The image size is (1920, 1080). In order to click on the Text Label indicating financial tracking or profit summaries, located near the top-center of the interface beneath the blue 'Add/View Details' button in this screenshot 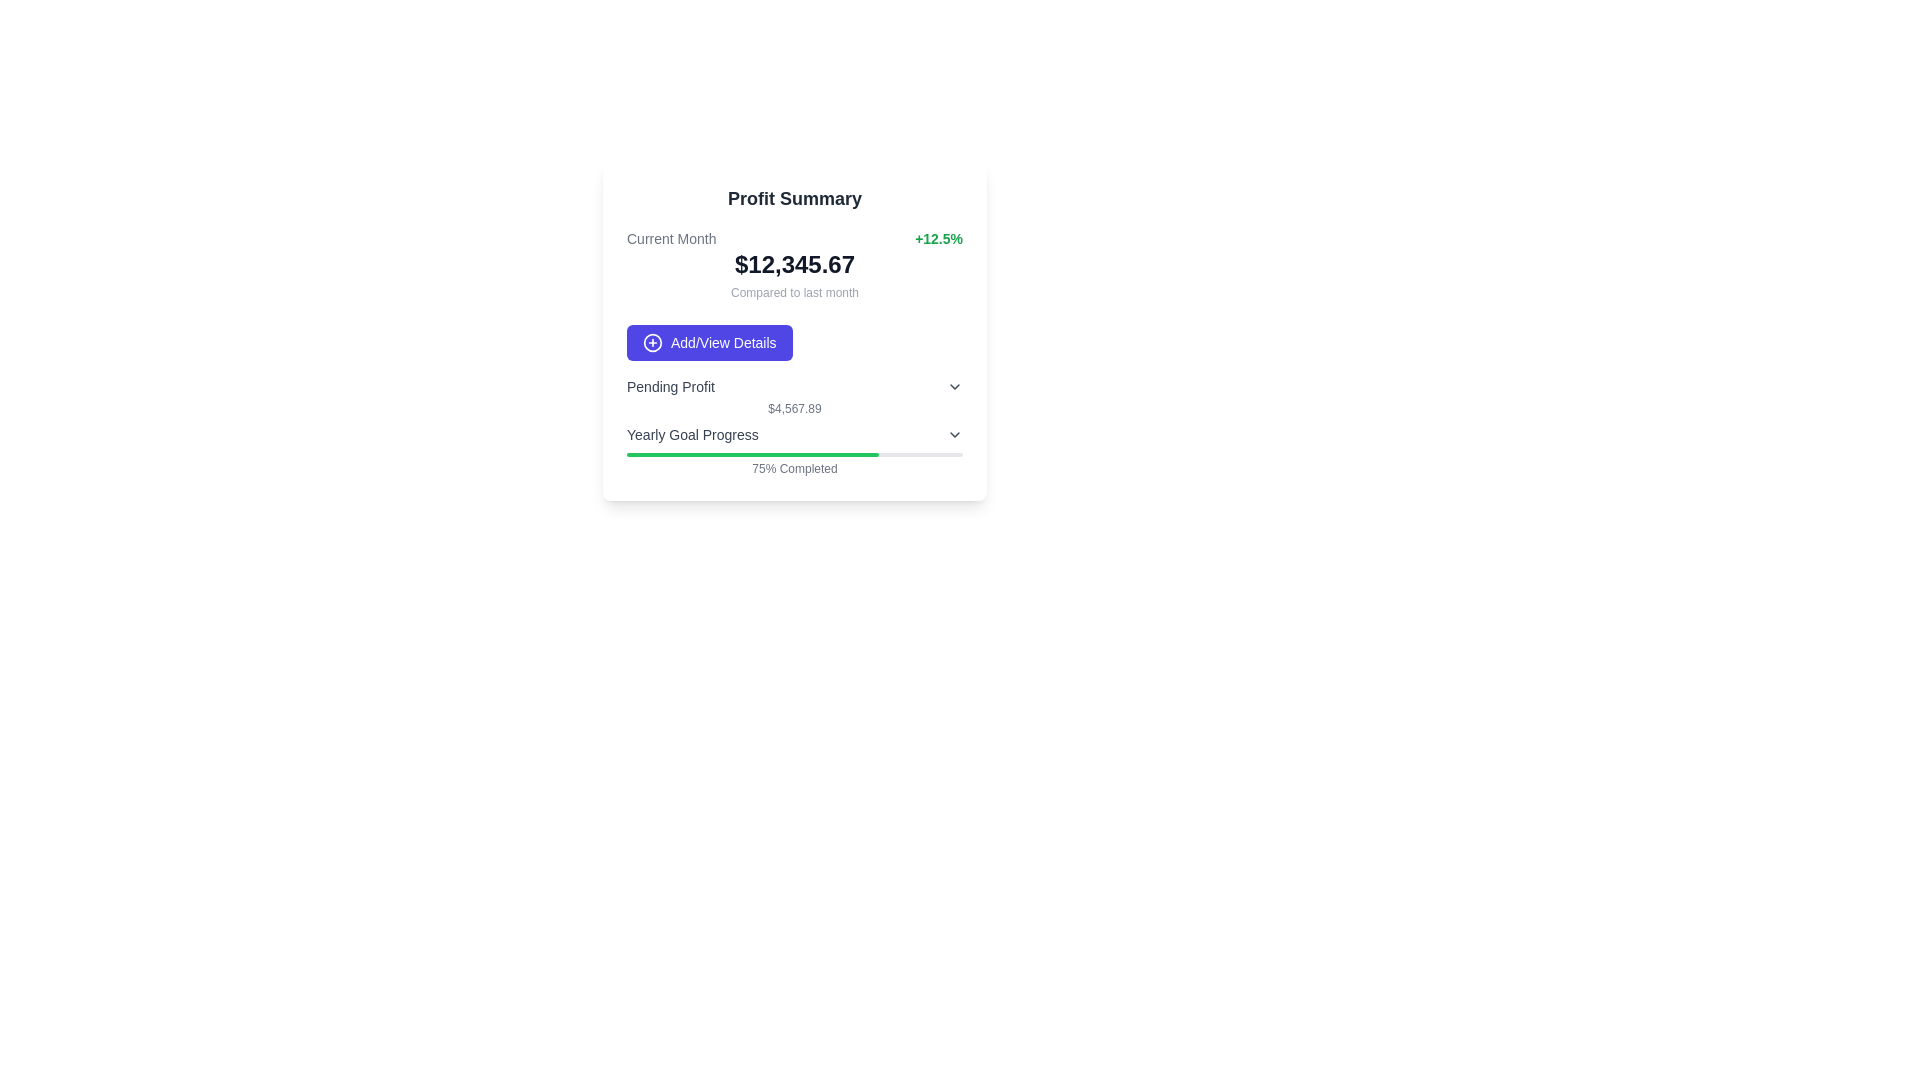, I will do `click(671, 386)`.